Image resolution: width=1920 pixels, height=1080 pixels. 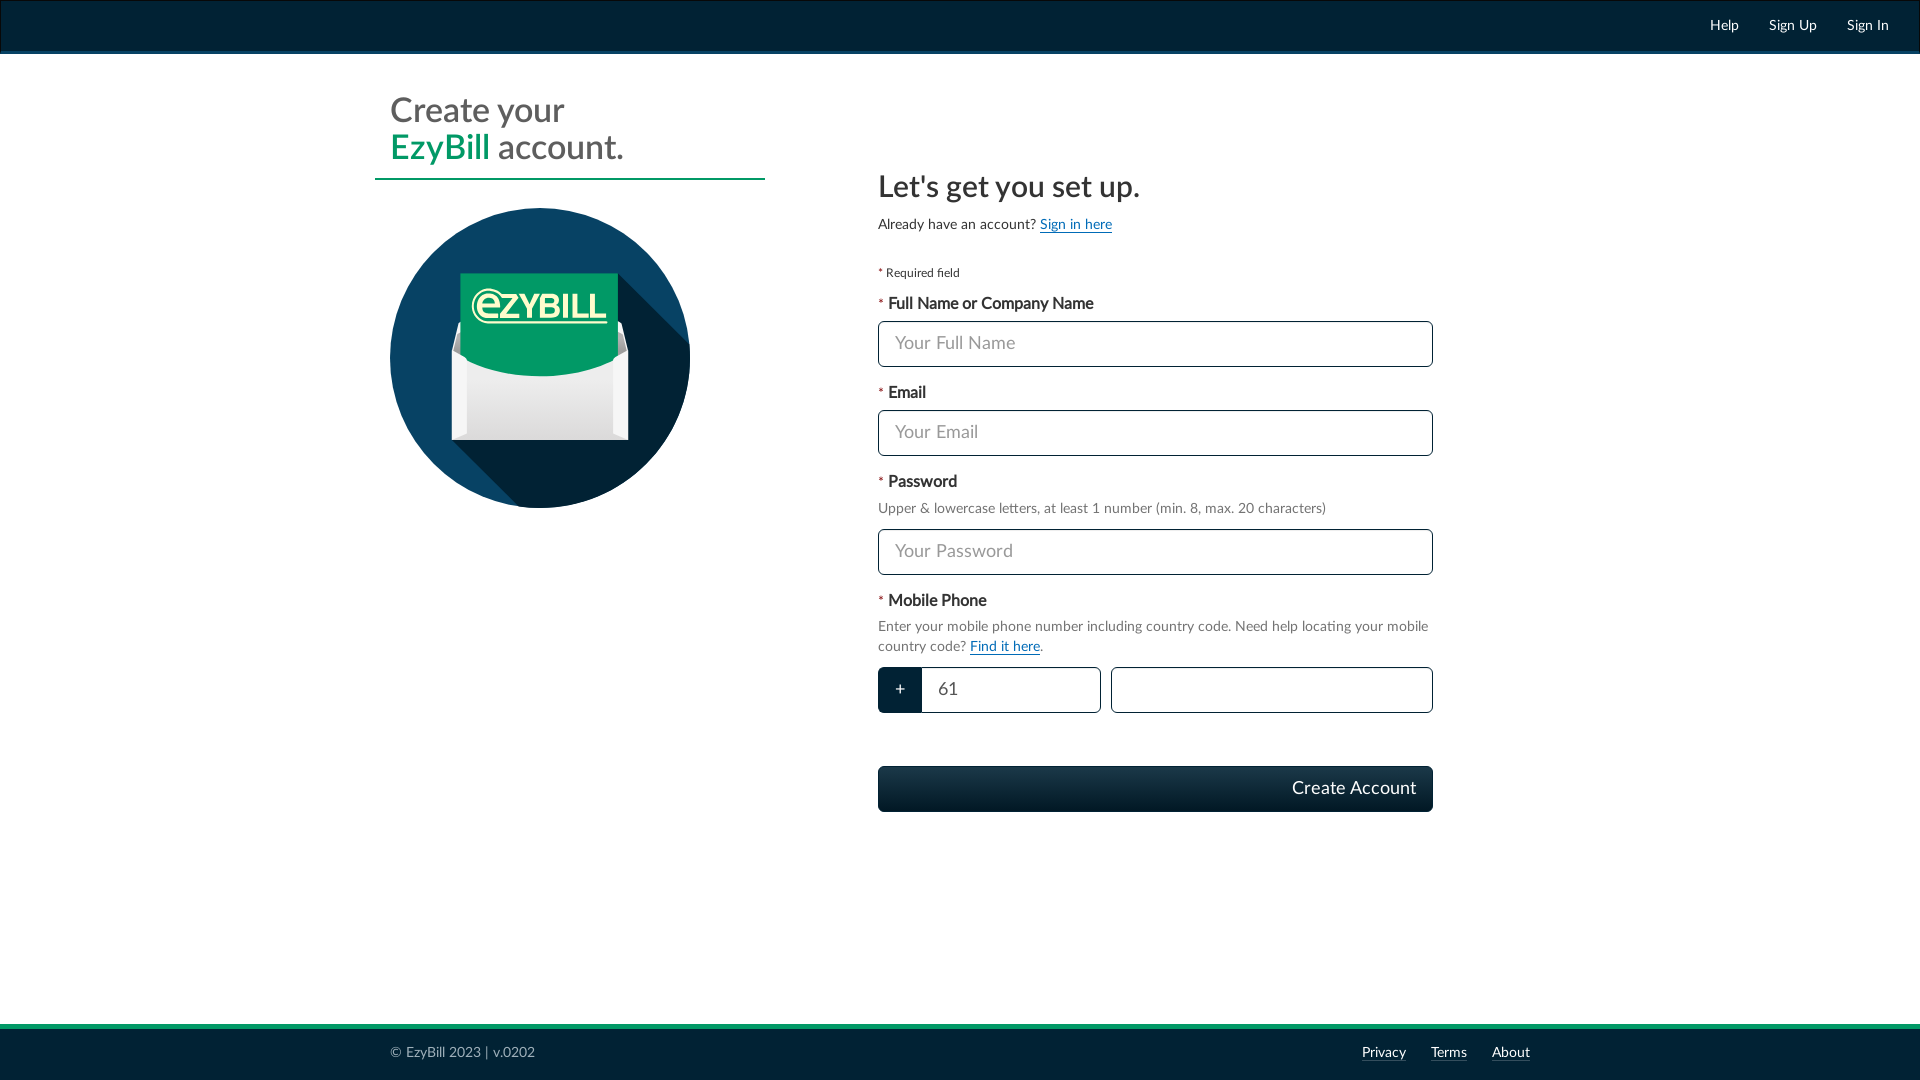 I want to click on 'Privacy', so click(x=1382, y=1052).